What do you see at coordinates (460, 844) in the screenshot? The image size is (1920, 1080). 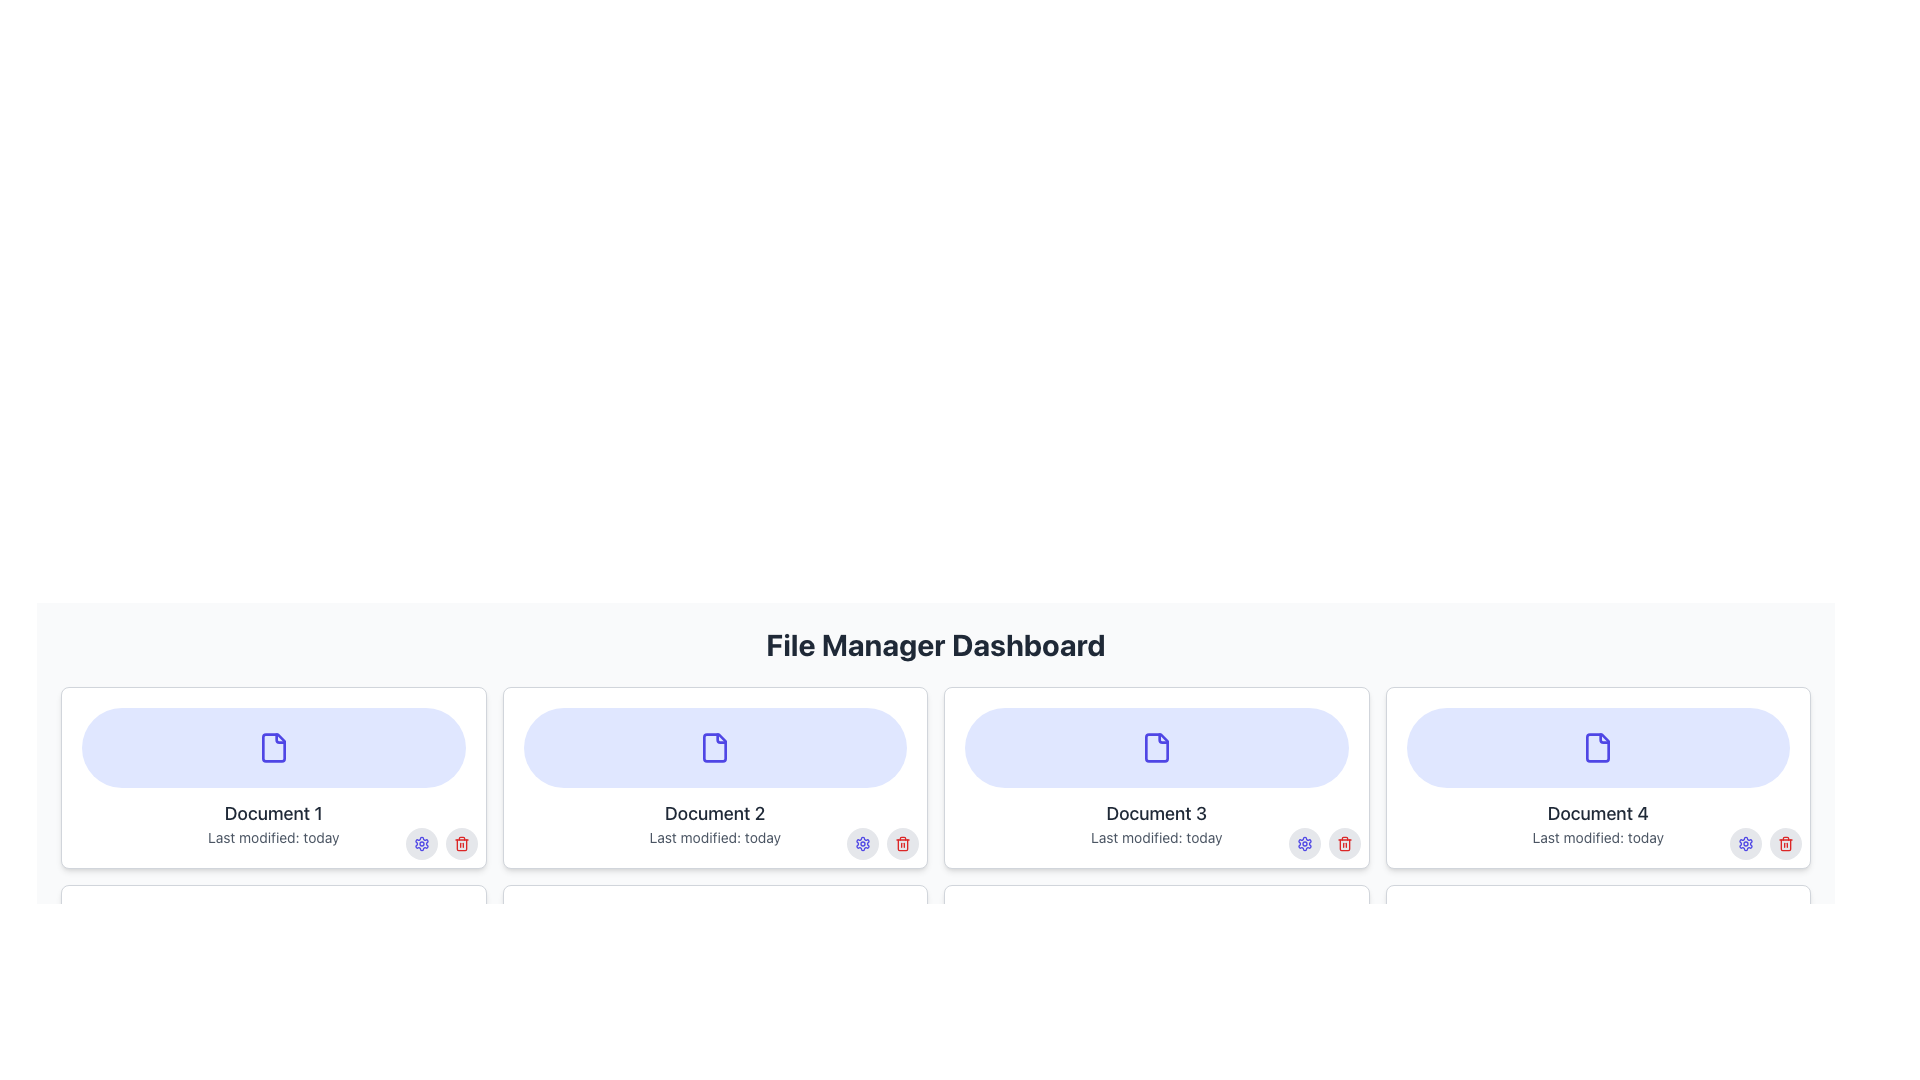 I see `the circular delete button with a light gray background and a red trash can icon located at the bottom-right corner of the 'Document 1' card` at bounding box center [460, 844].